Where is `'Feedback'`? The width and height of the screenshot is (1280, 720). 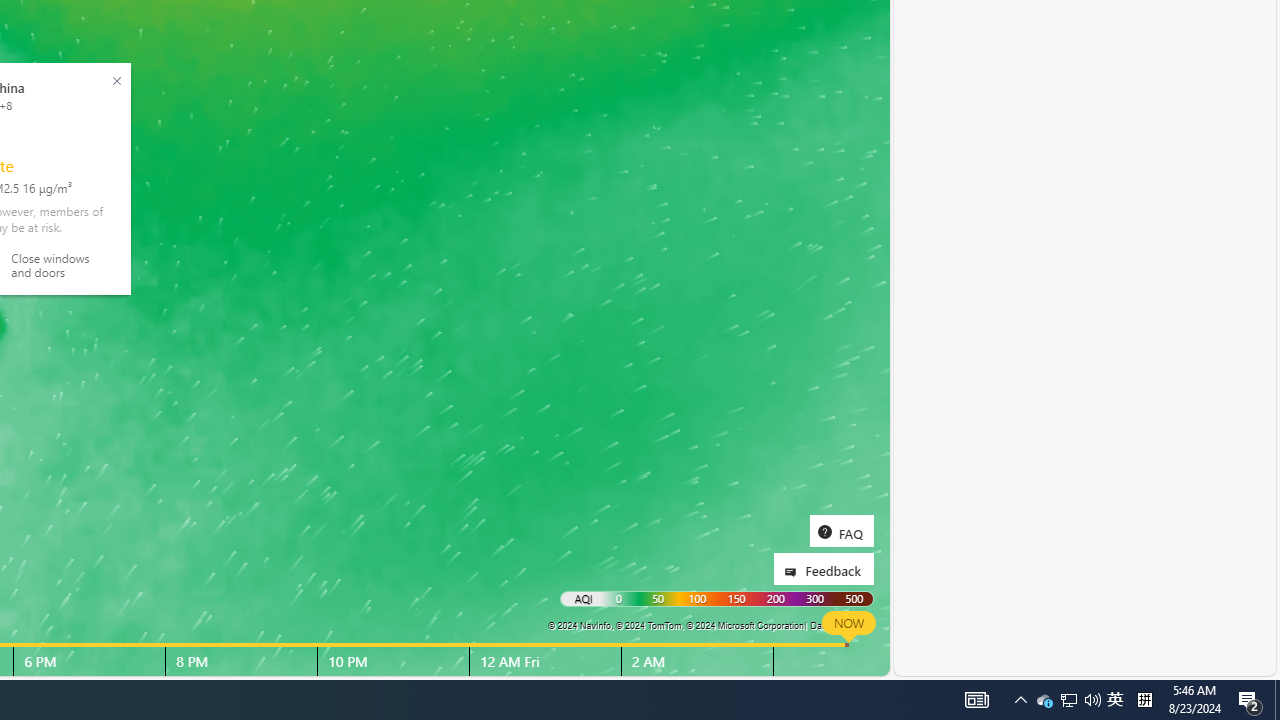
'Feedback' is located at coordinates (824, 568).